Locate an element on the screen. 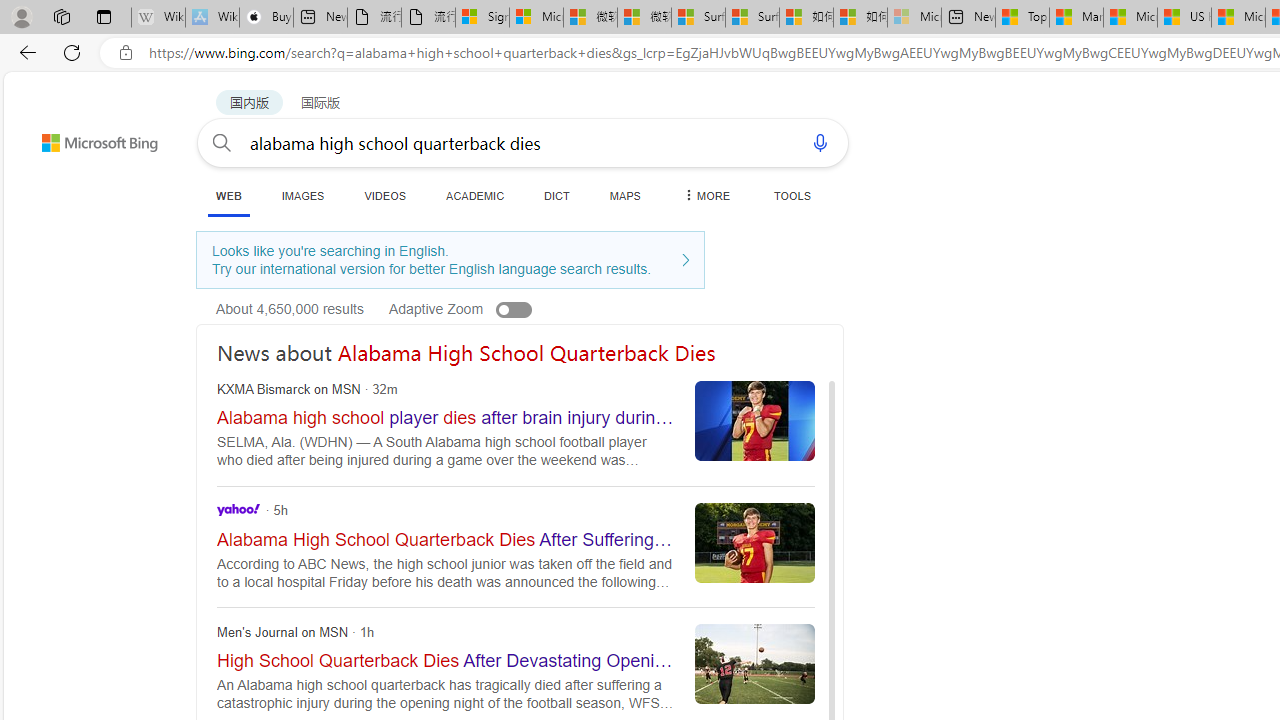 The width and height of the screenshot is (1280, 720). 'TOOLS' is located at coordinates (791, 195).